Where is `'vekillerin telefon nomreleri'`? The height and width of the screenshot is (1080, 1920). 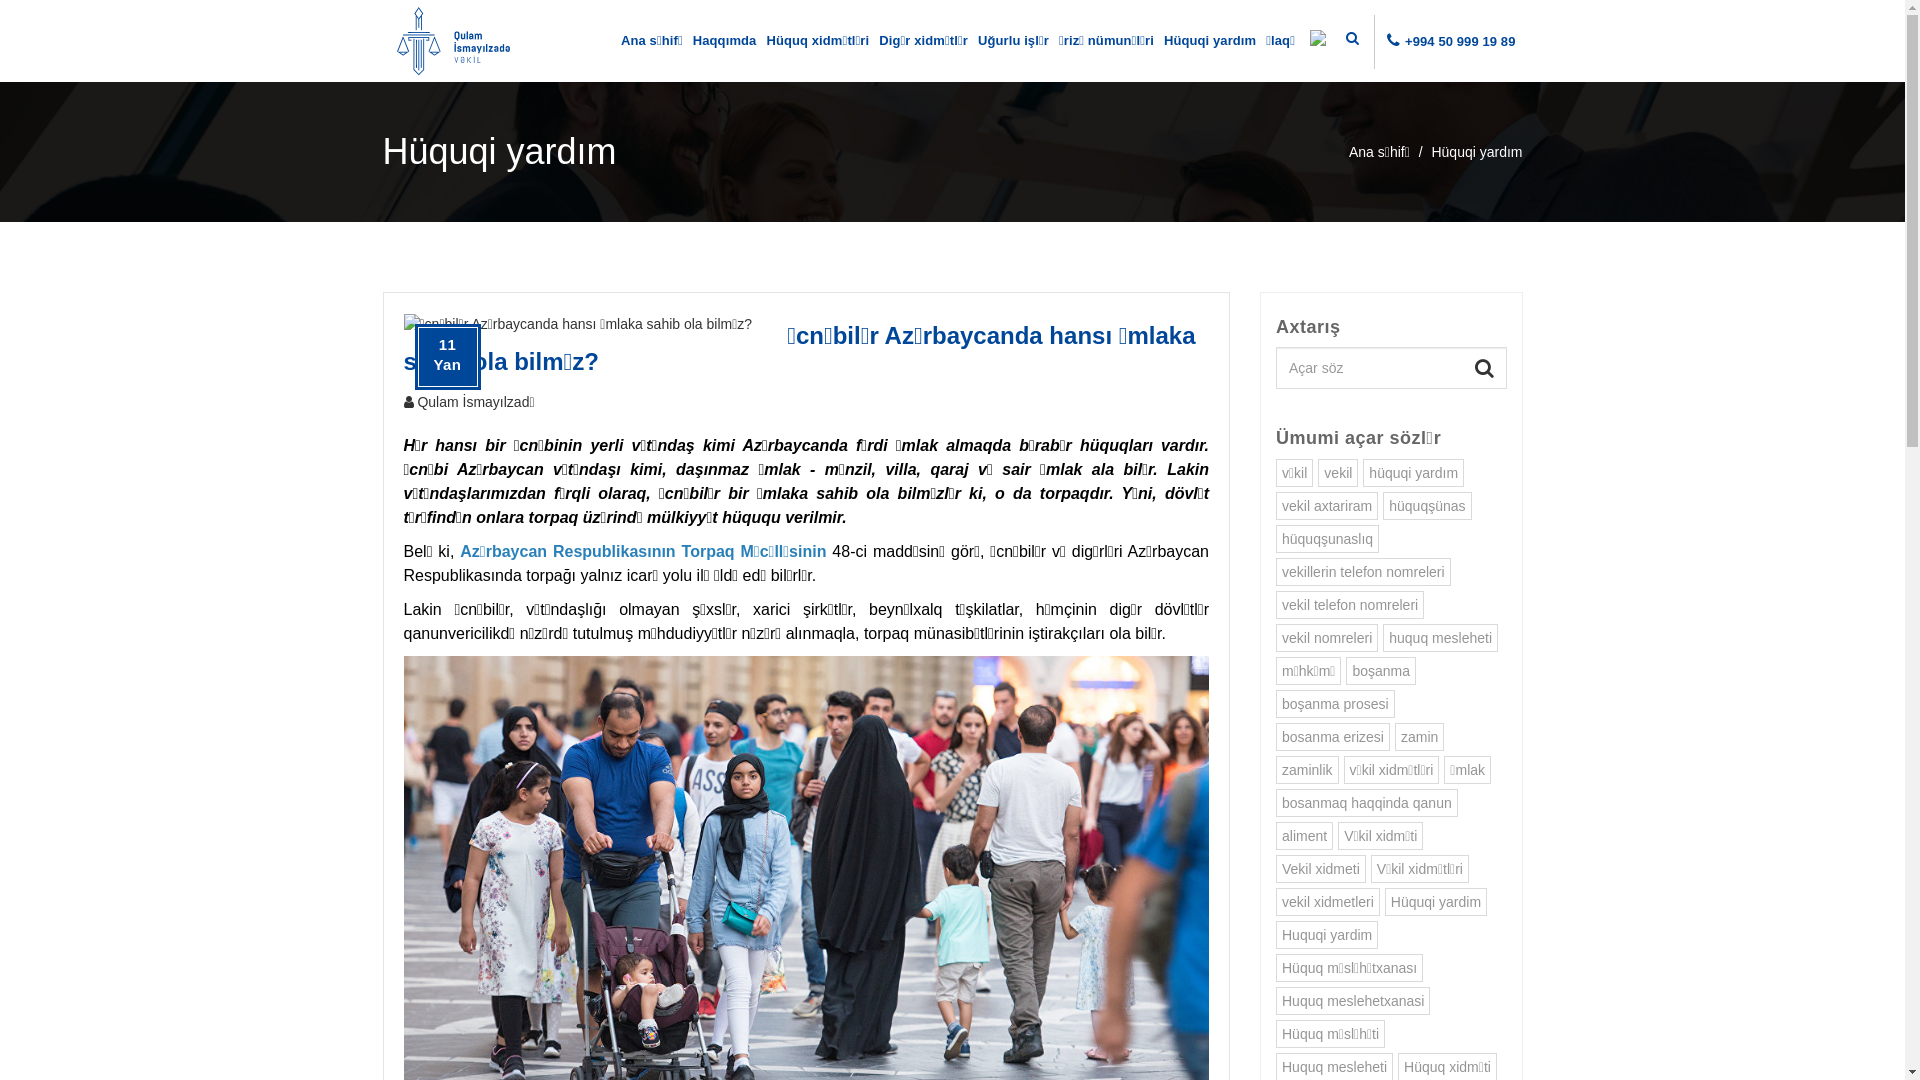
'vekillerin telefon nomreleri' is located at coordinates (1362, 571).